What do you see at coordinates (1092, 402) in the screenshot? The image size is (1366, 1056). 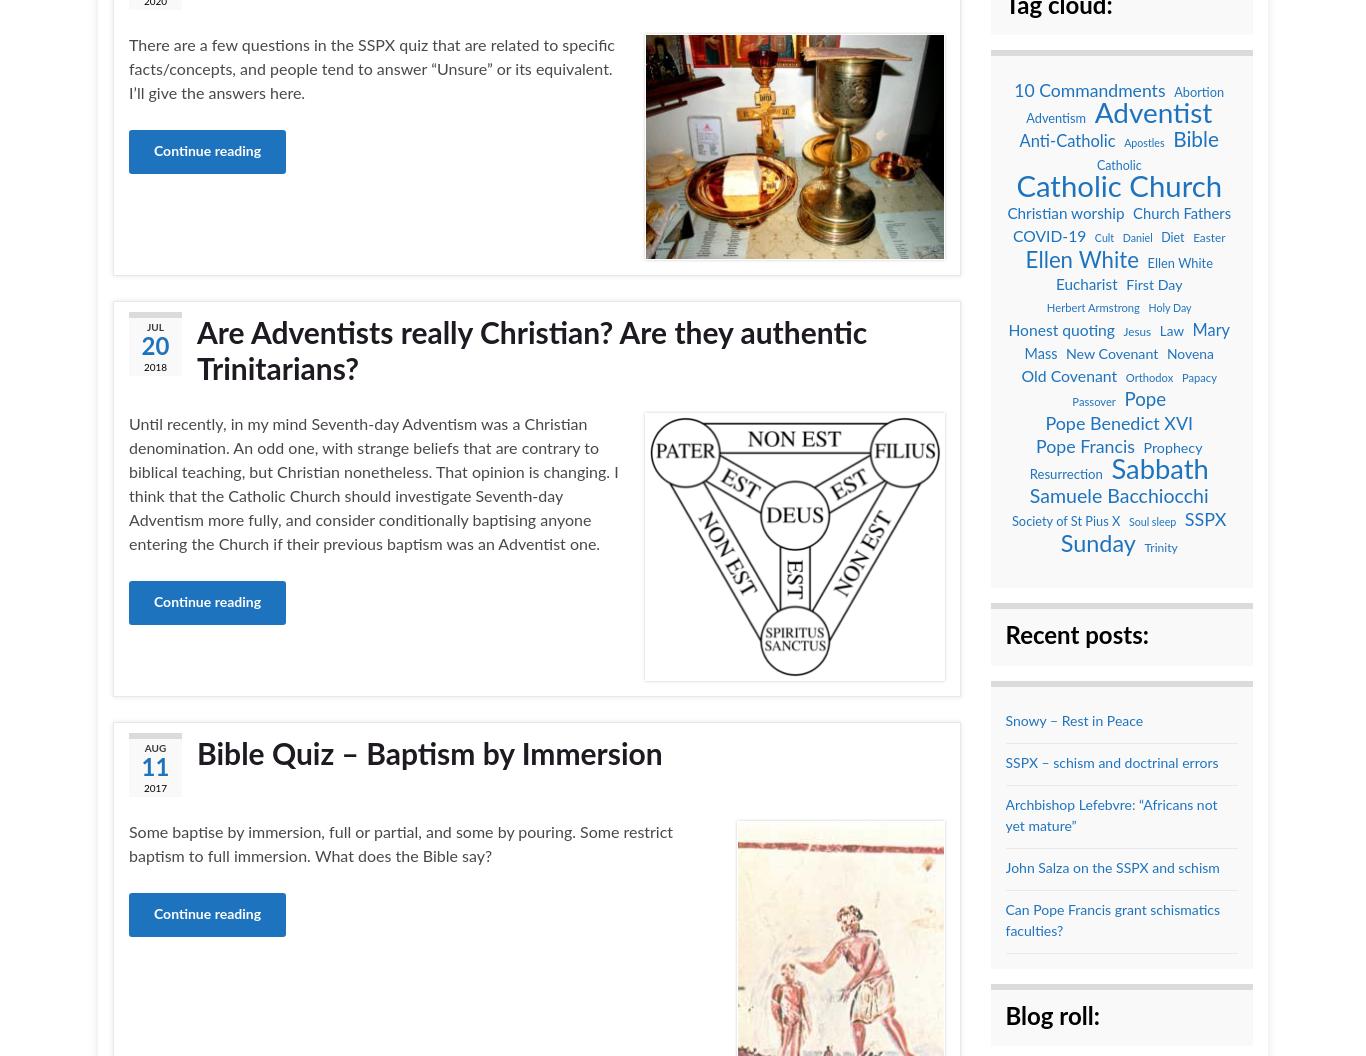 I see `'Passover'` at bounding box center [1092, 402].